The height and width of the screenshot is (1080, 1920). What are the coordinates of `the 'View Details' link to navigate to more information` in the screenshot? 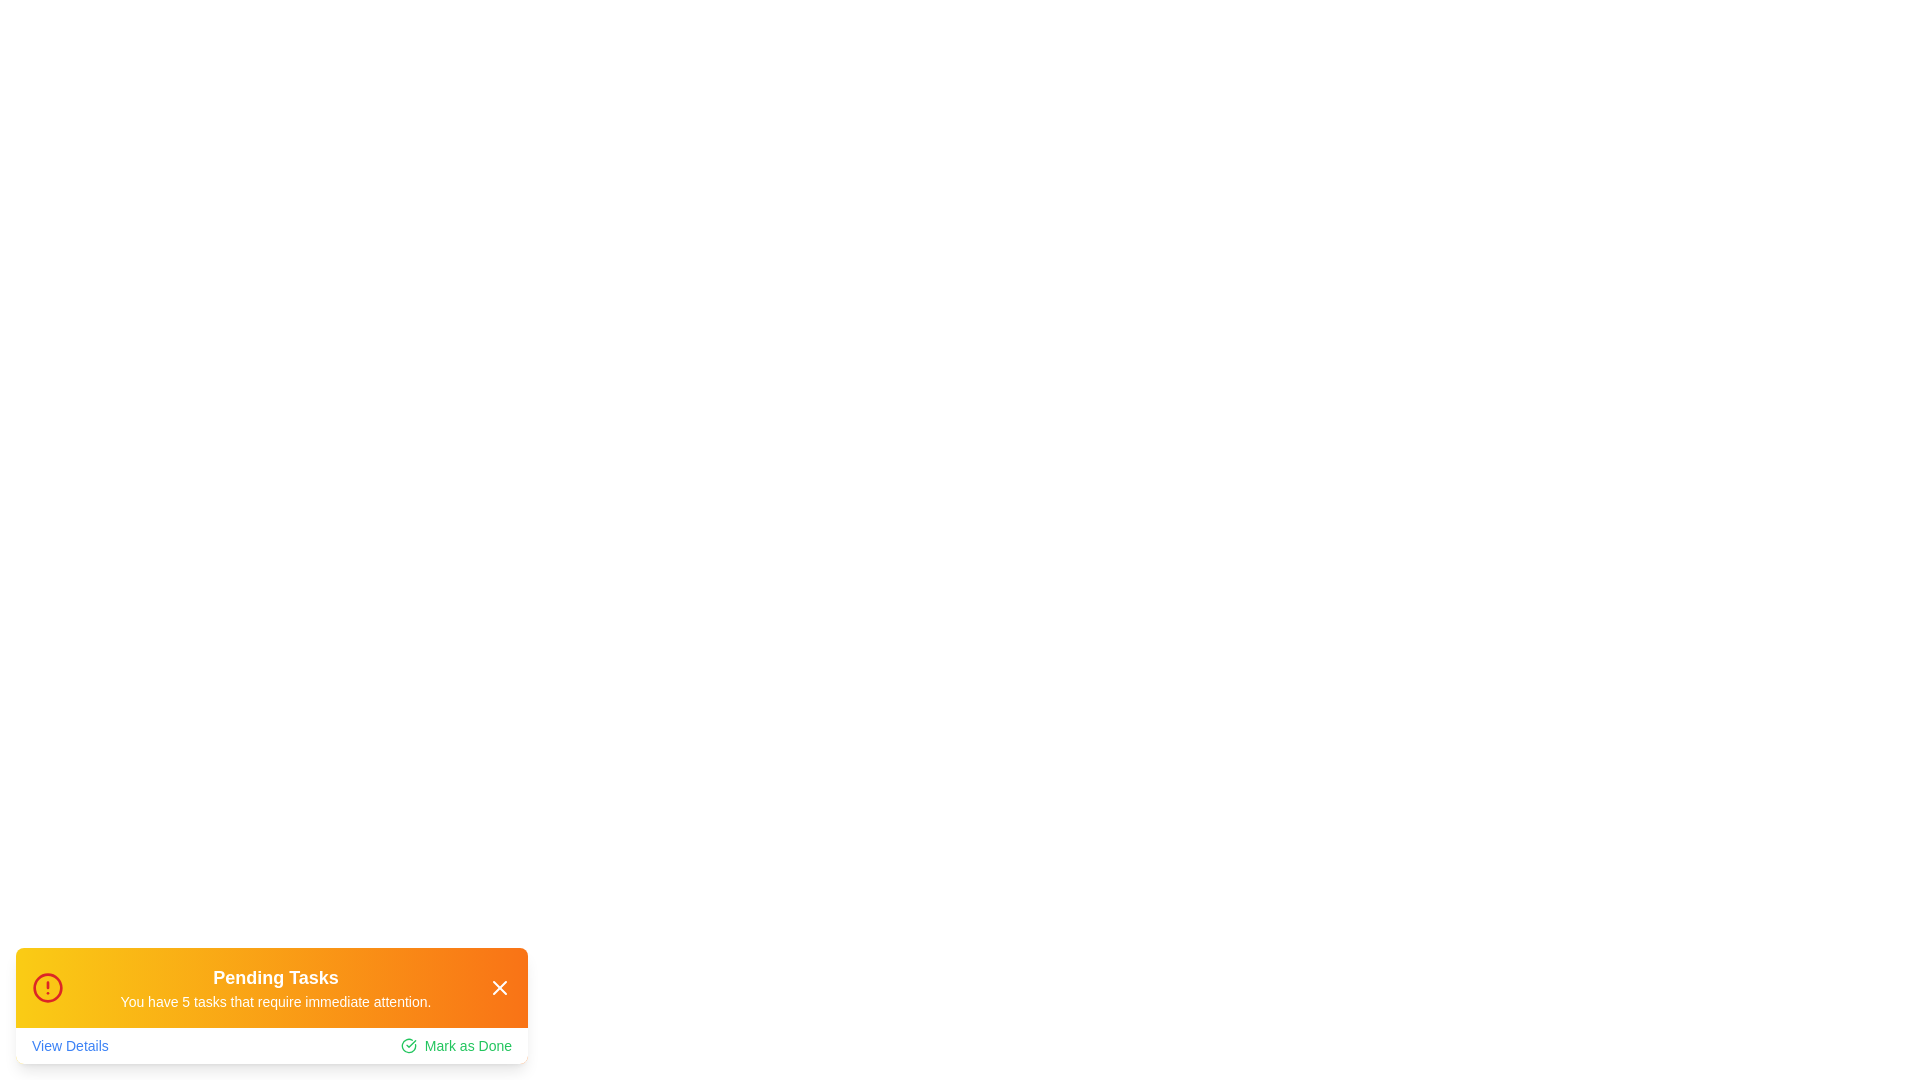 It's located at (70, 1044).